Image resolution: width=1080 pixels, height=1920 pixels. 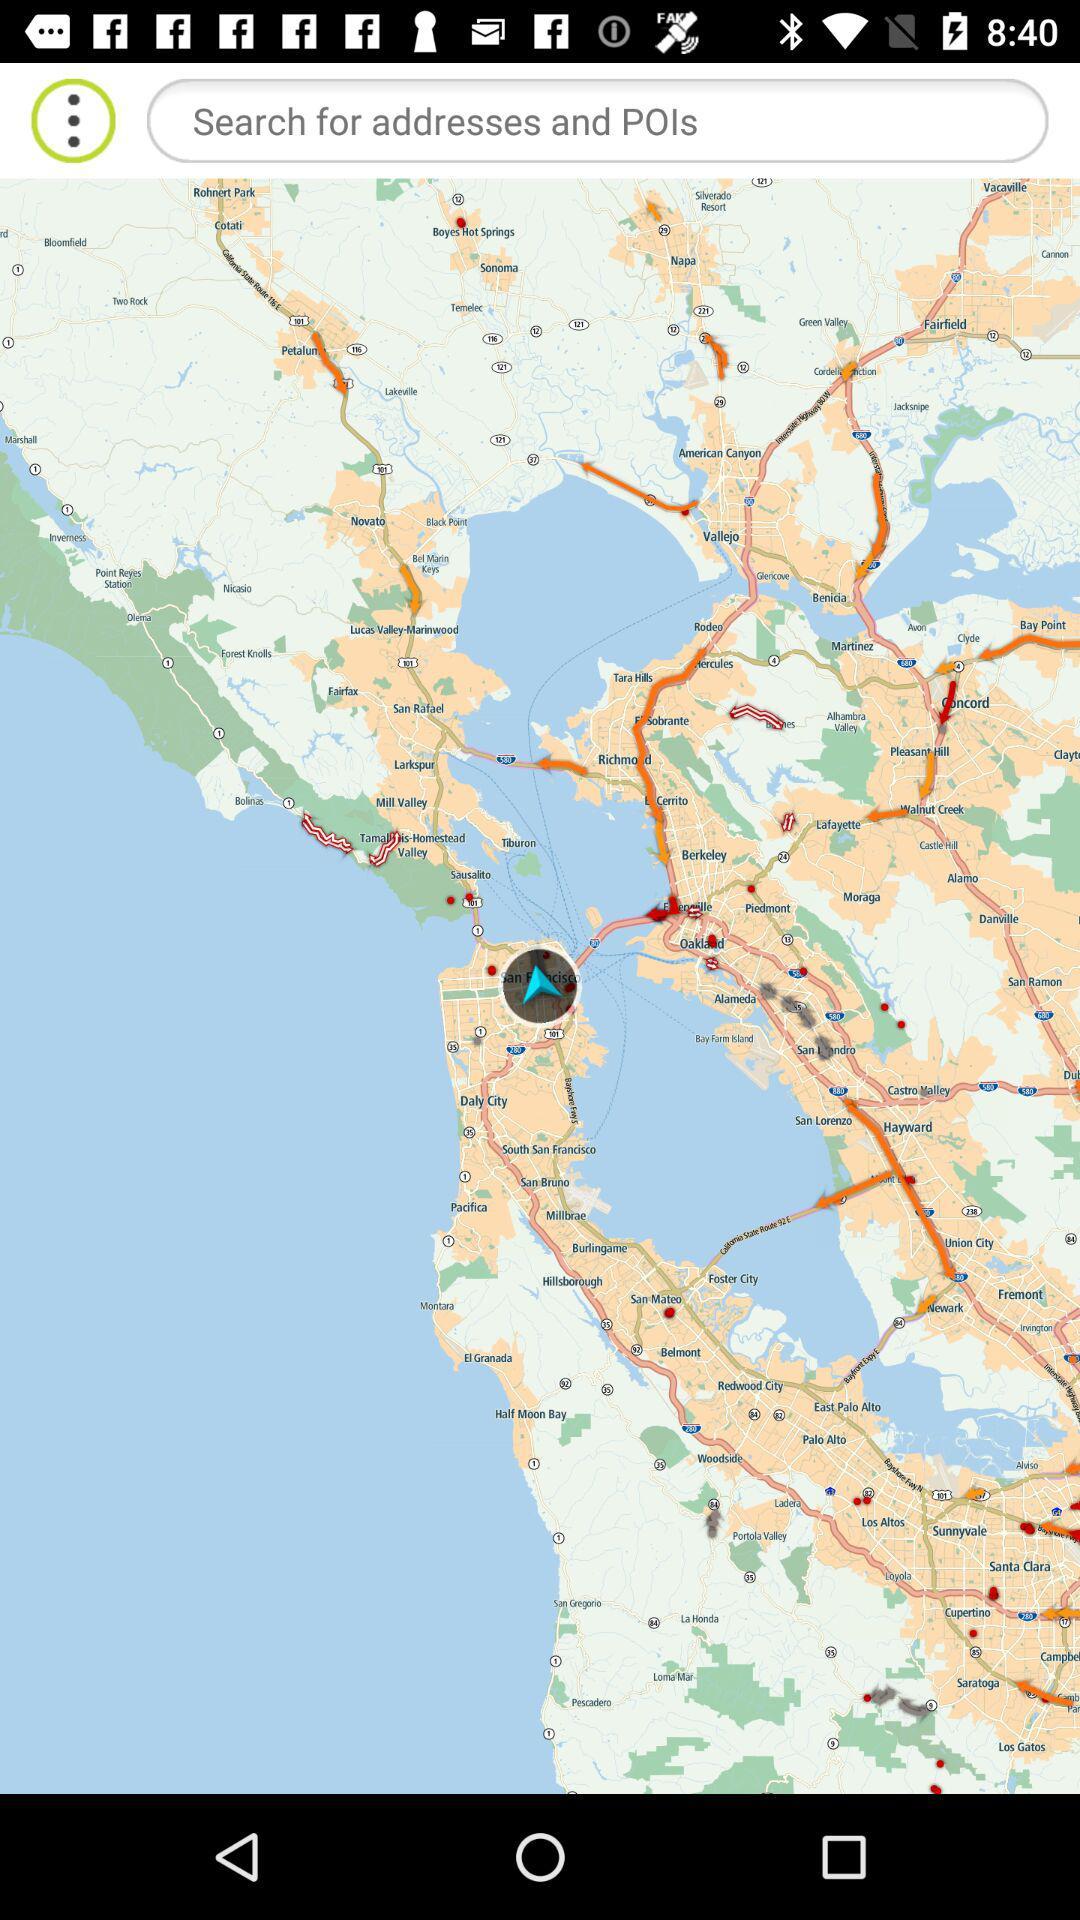 I want to click on menu, so click(x=72, y=119).